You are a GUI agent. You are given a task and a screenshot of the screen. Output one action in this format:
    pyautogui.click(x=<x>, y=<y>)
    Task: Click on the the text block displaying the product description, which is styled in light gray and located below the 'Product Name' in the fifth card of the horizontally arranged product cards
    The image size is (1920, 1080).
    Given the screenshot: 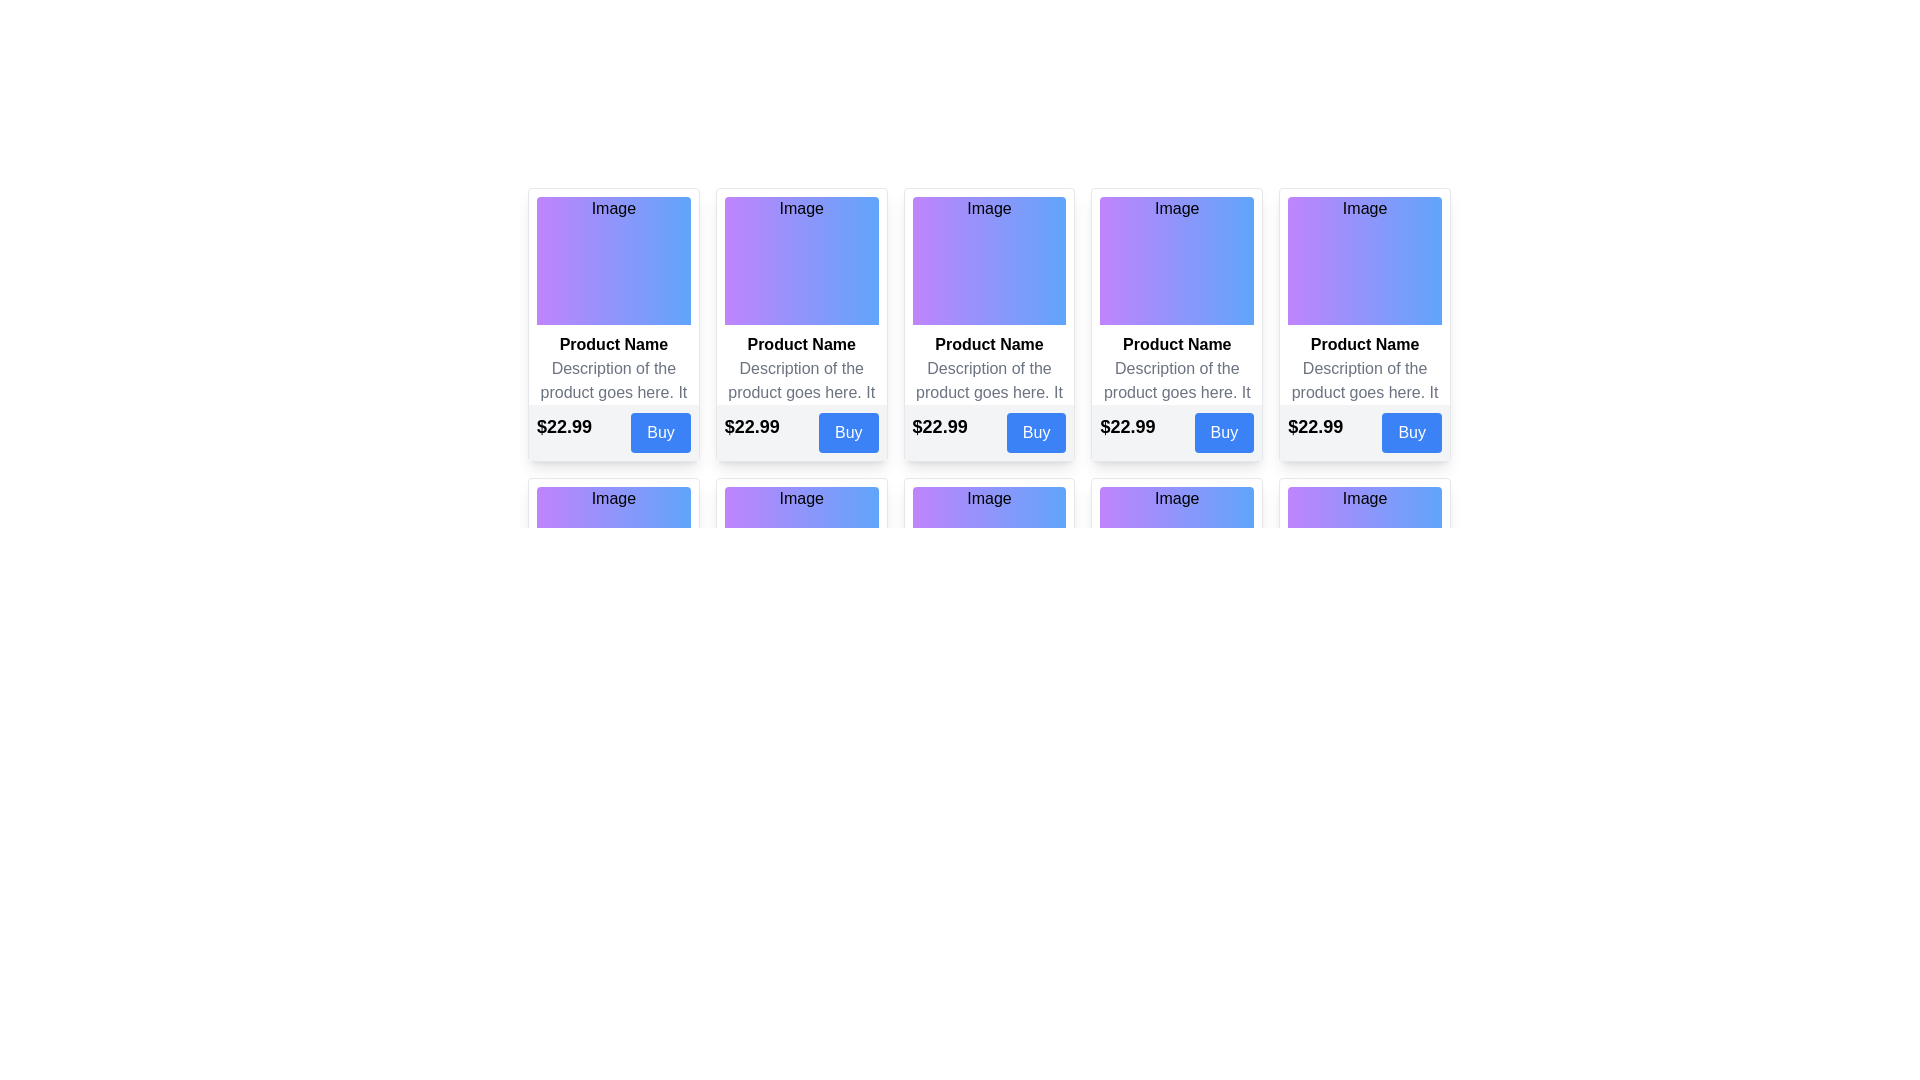 What is the action you would take?
    pyautogui.click(x=1364, y=405)
    